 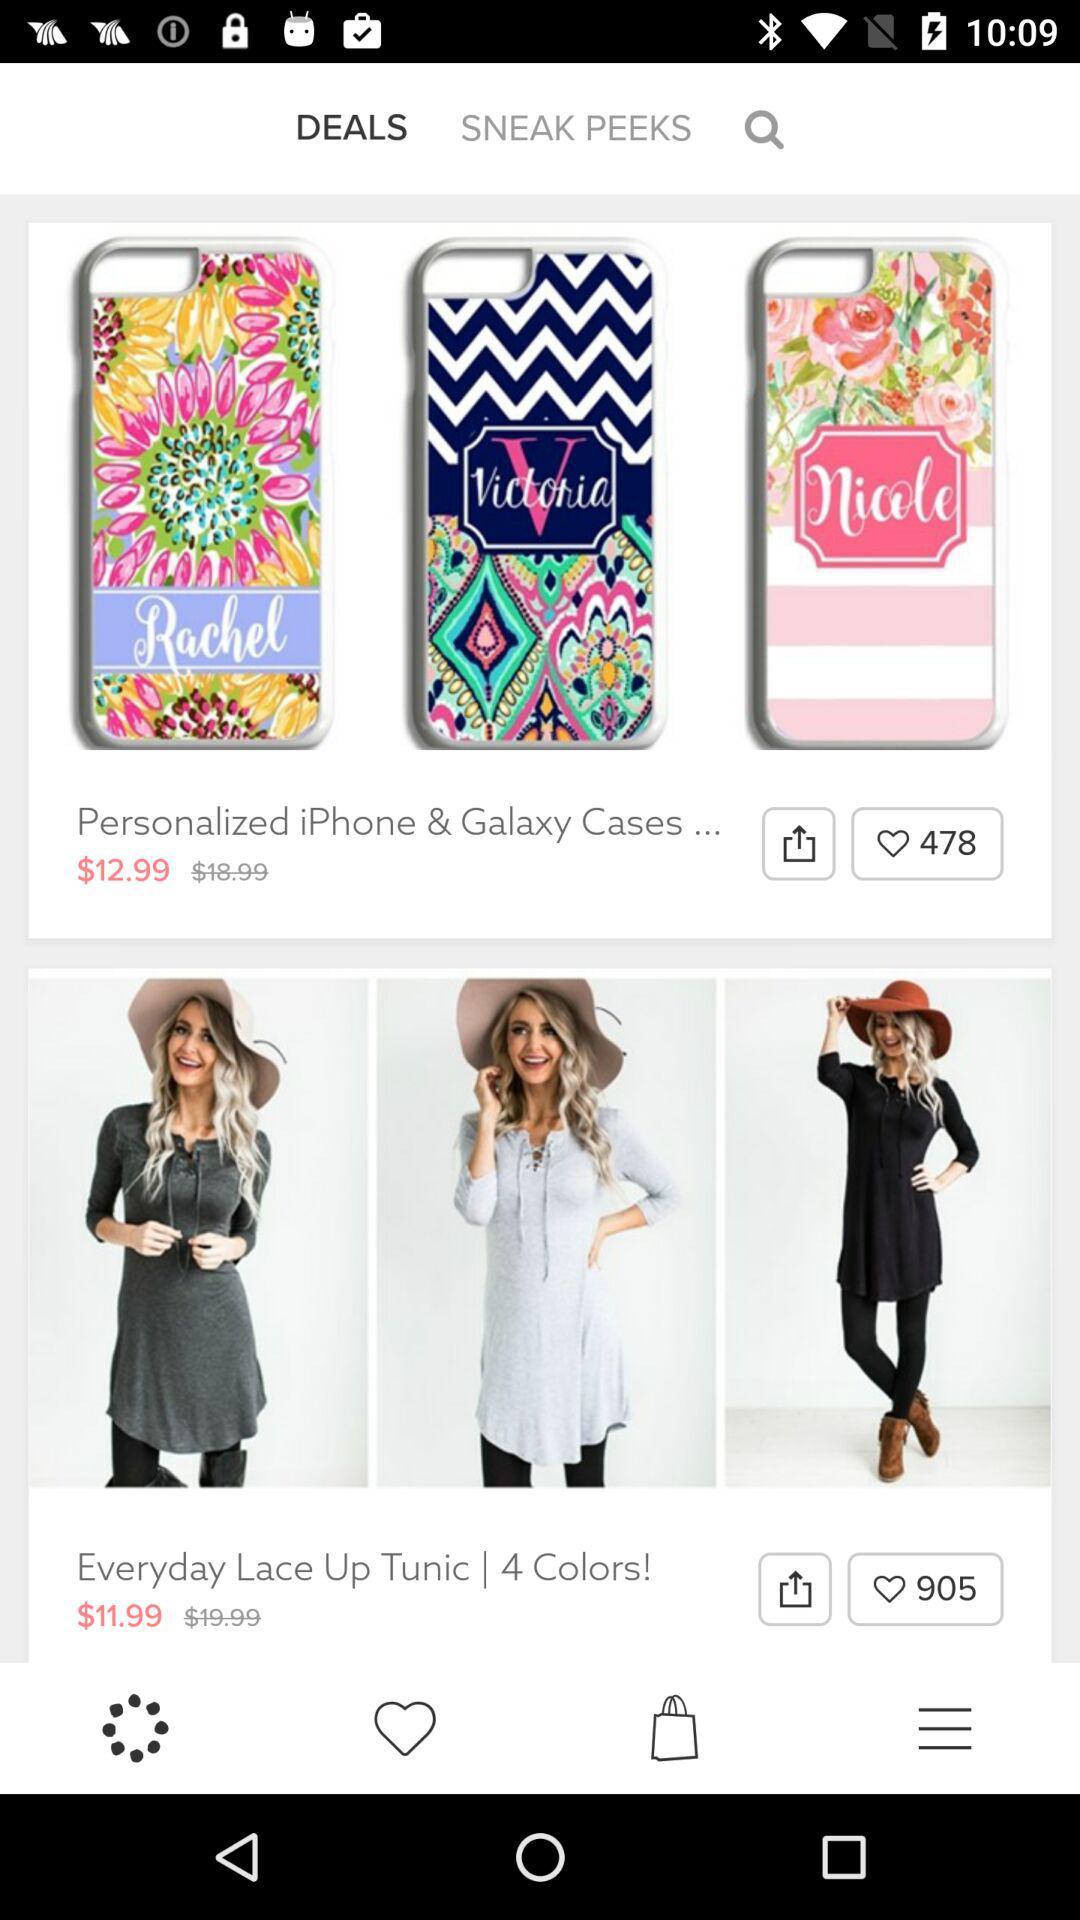 What do you see at coordinates (350, 127) in the screenshot?
I see `the item next to the sneak peeks item` at bounding box center [350, 127].